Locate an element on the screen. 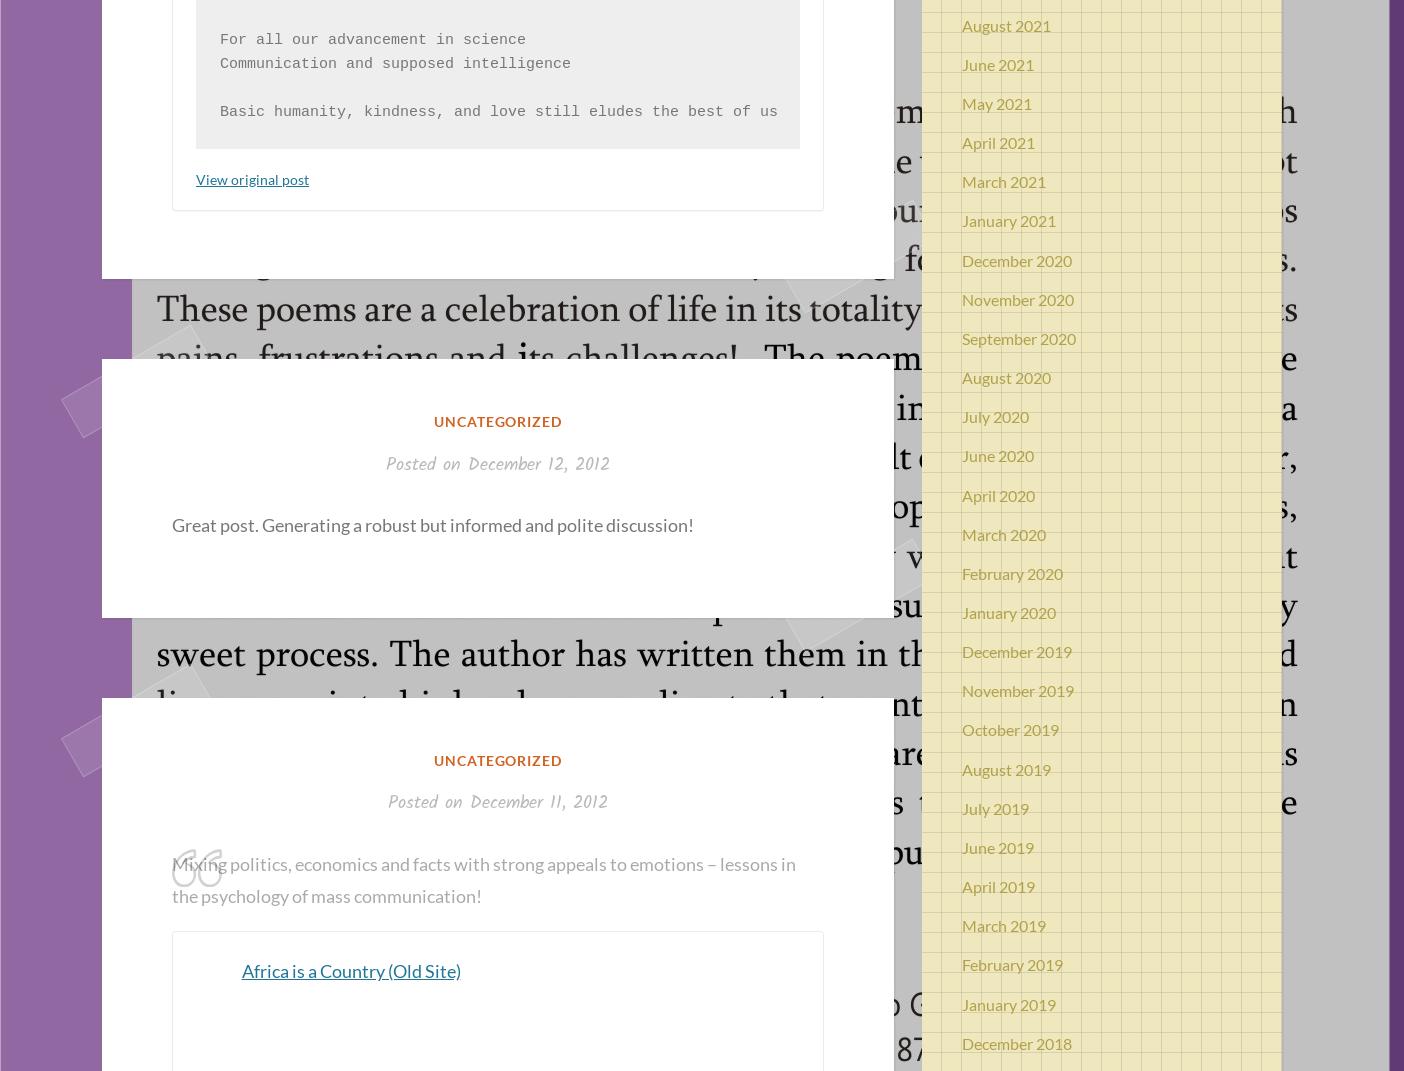 This screenshot has height=1071, width=1404. 'April 2021' is located at coordinates (998, 142).